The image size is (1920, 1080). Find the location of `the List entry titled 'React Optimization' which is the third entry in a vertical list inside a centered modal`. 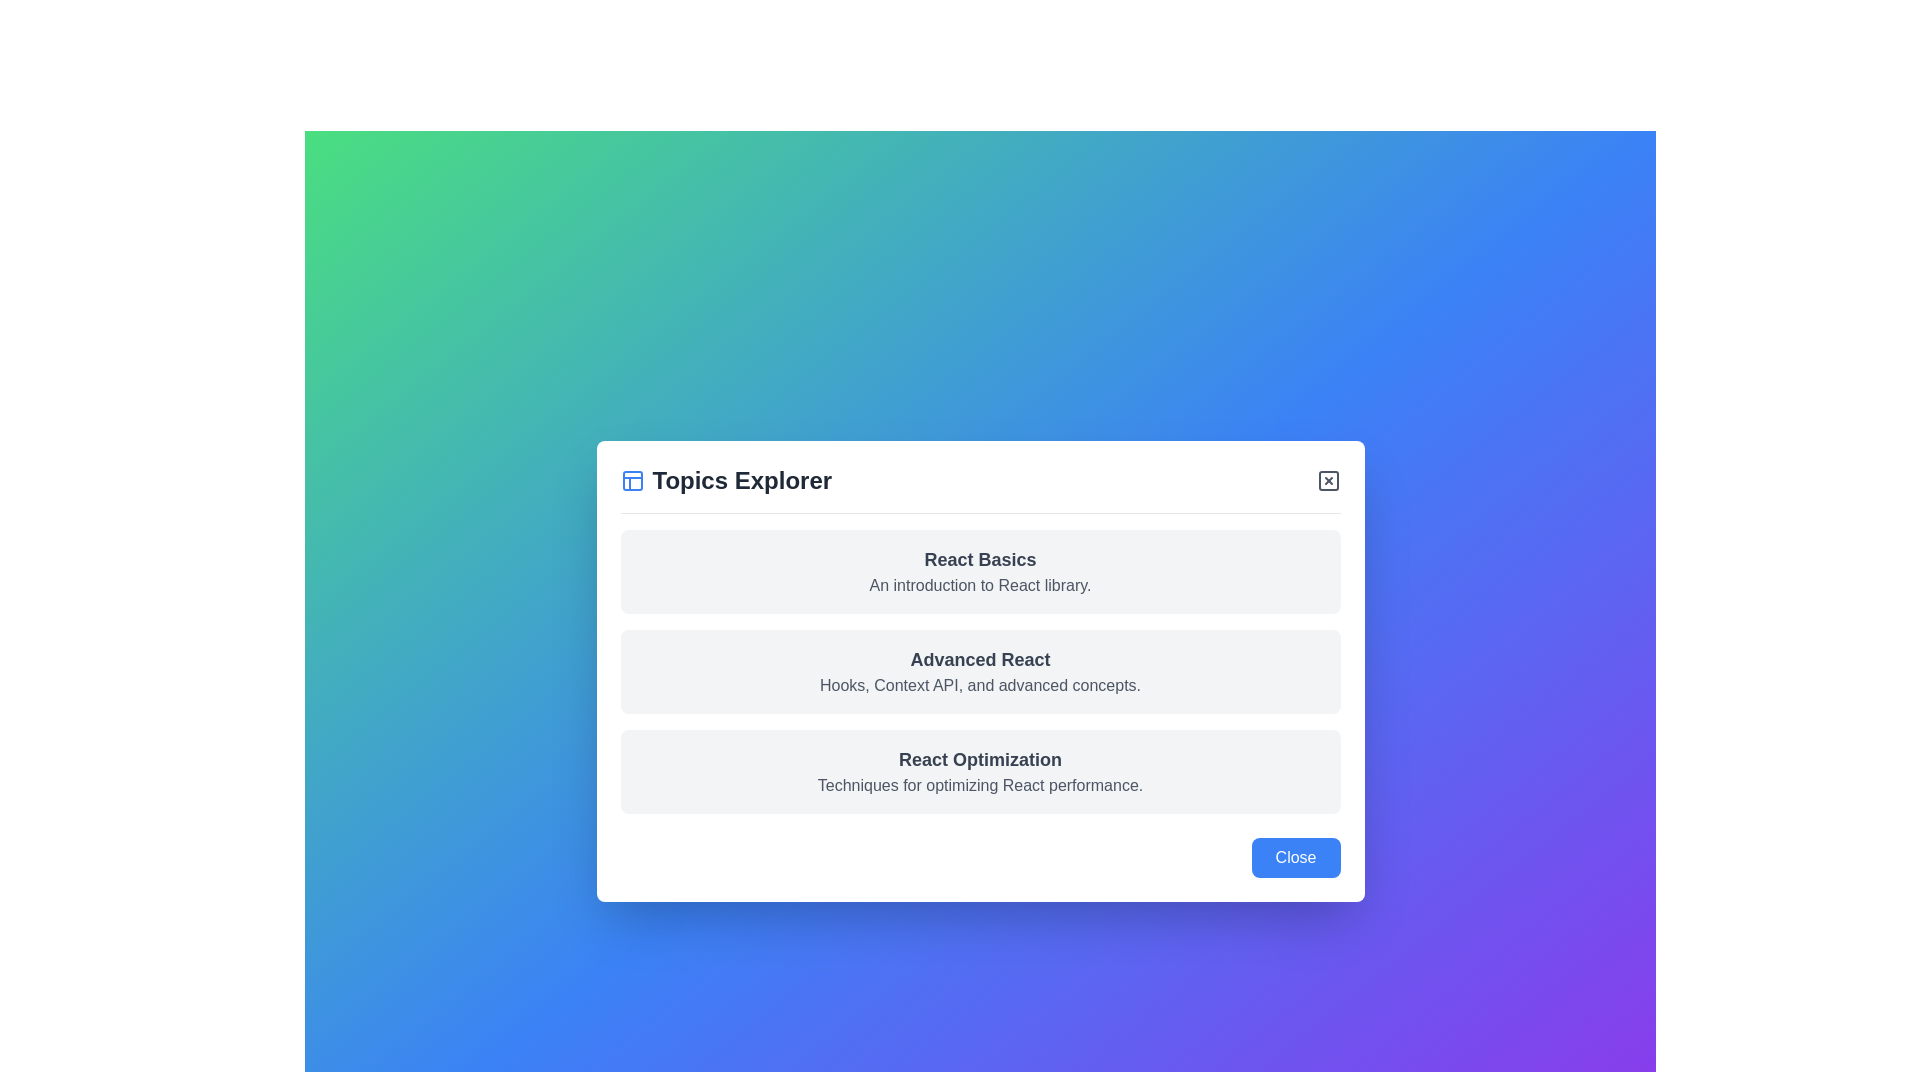

the List entry titled 'React Optimization' which is the third entry in a vertical list inside a centered modal is located at coordinates (980, 770).